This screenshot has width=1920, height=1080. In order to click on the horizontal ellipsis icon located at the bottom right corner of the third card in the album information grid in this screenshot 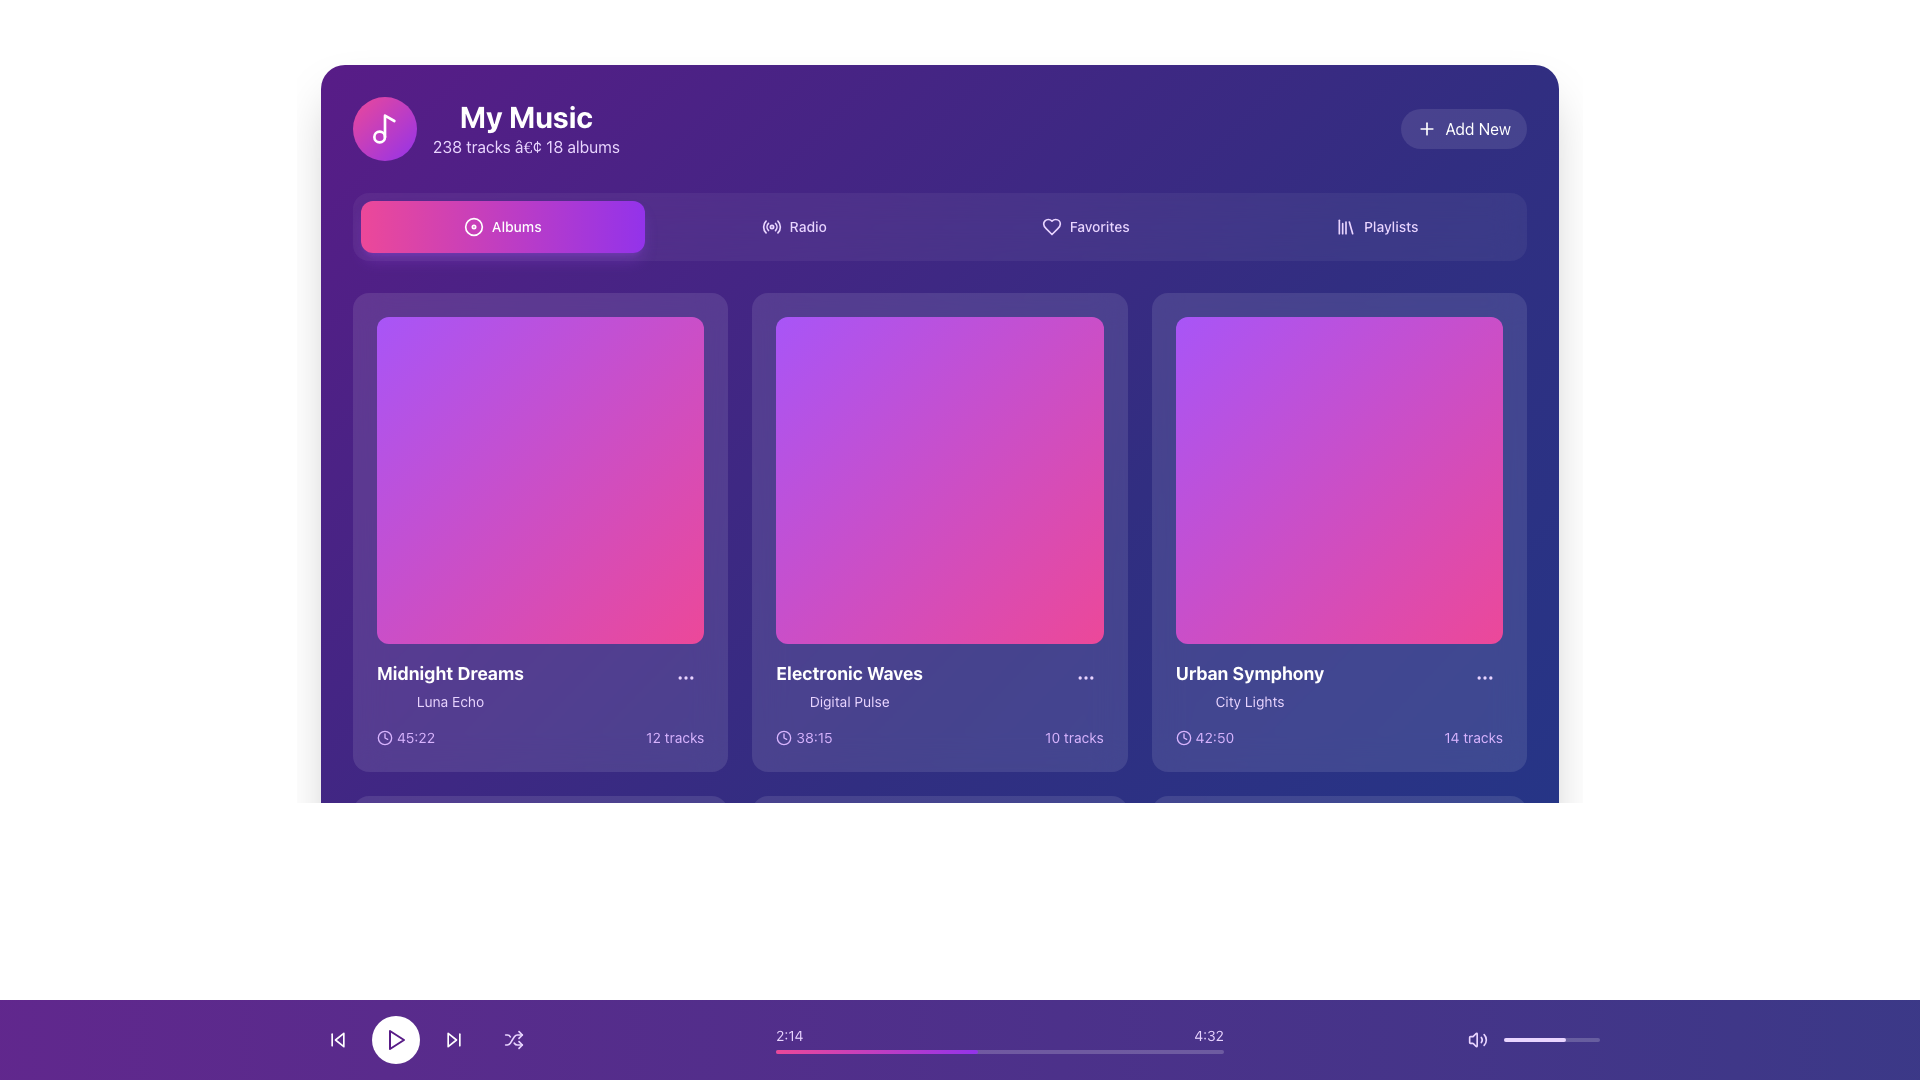, I will do `click(1084, 677)`.